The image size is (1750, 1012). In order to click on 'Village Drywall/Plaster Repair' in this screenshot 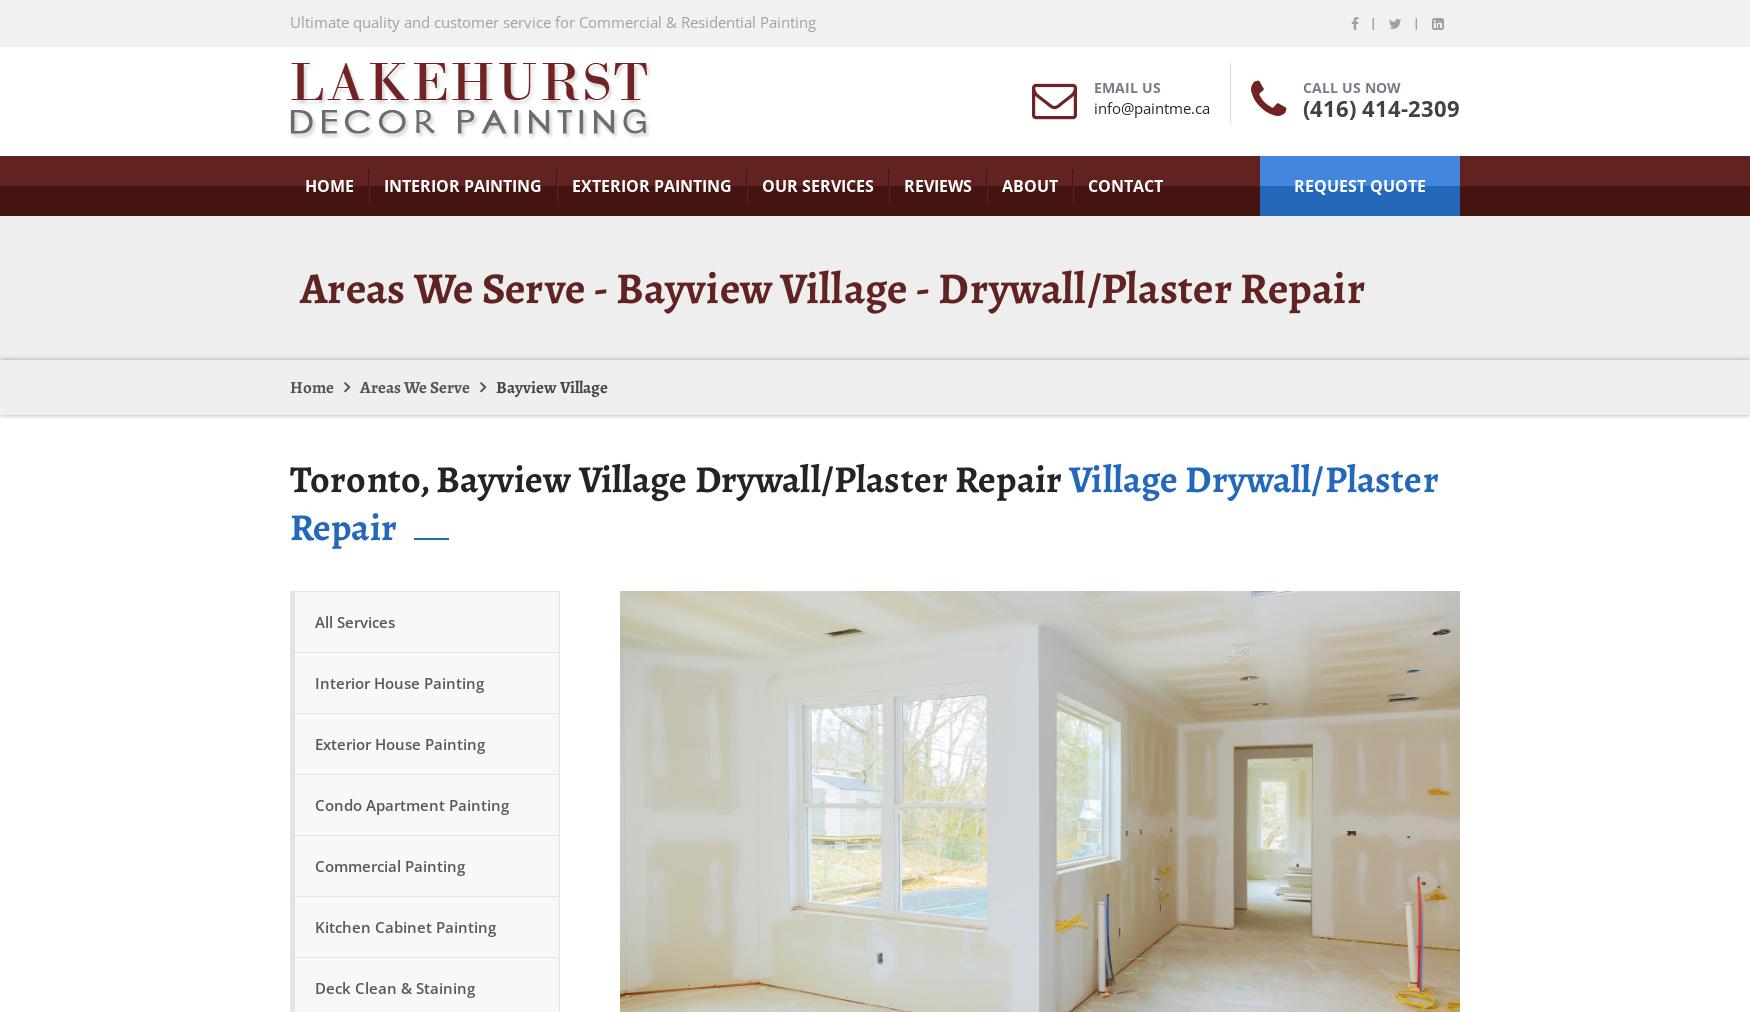, I will do `click(863, 502)`.